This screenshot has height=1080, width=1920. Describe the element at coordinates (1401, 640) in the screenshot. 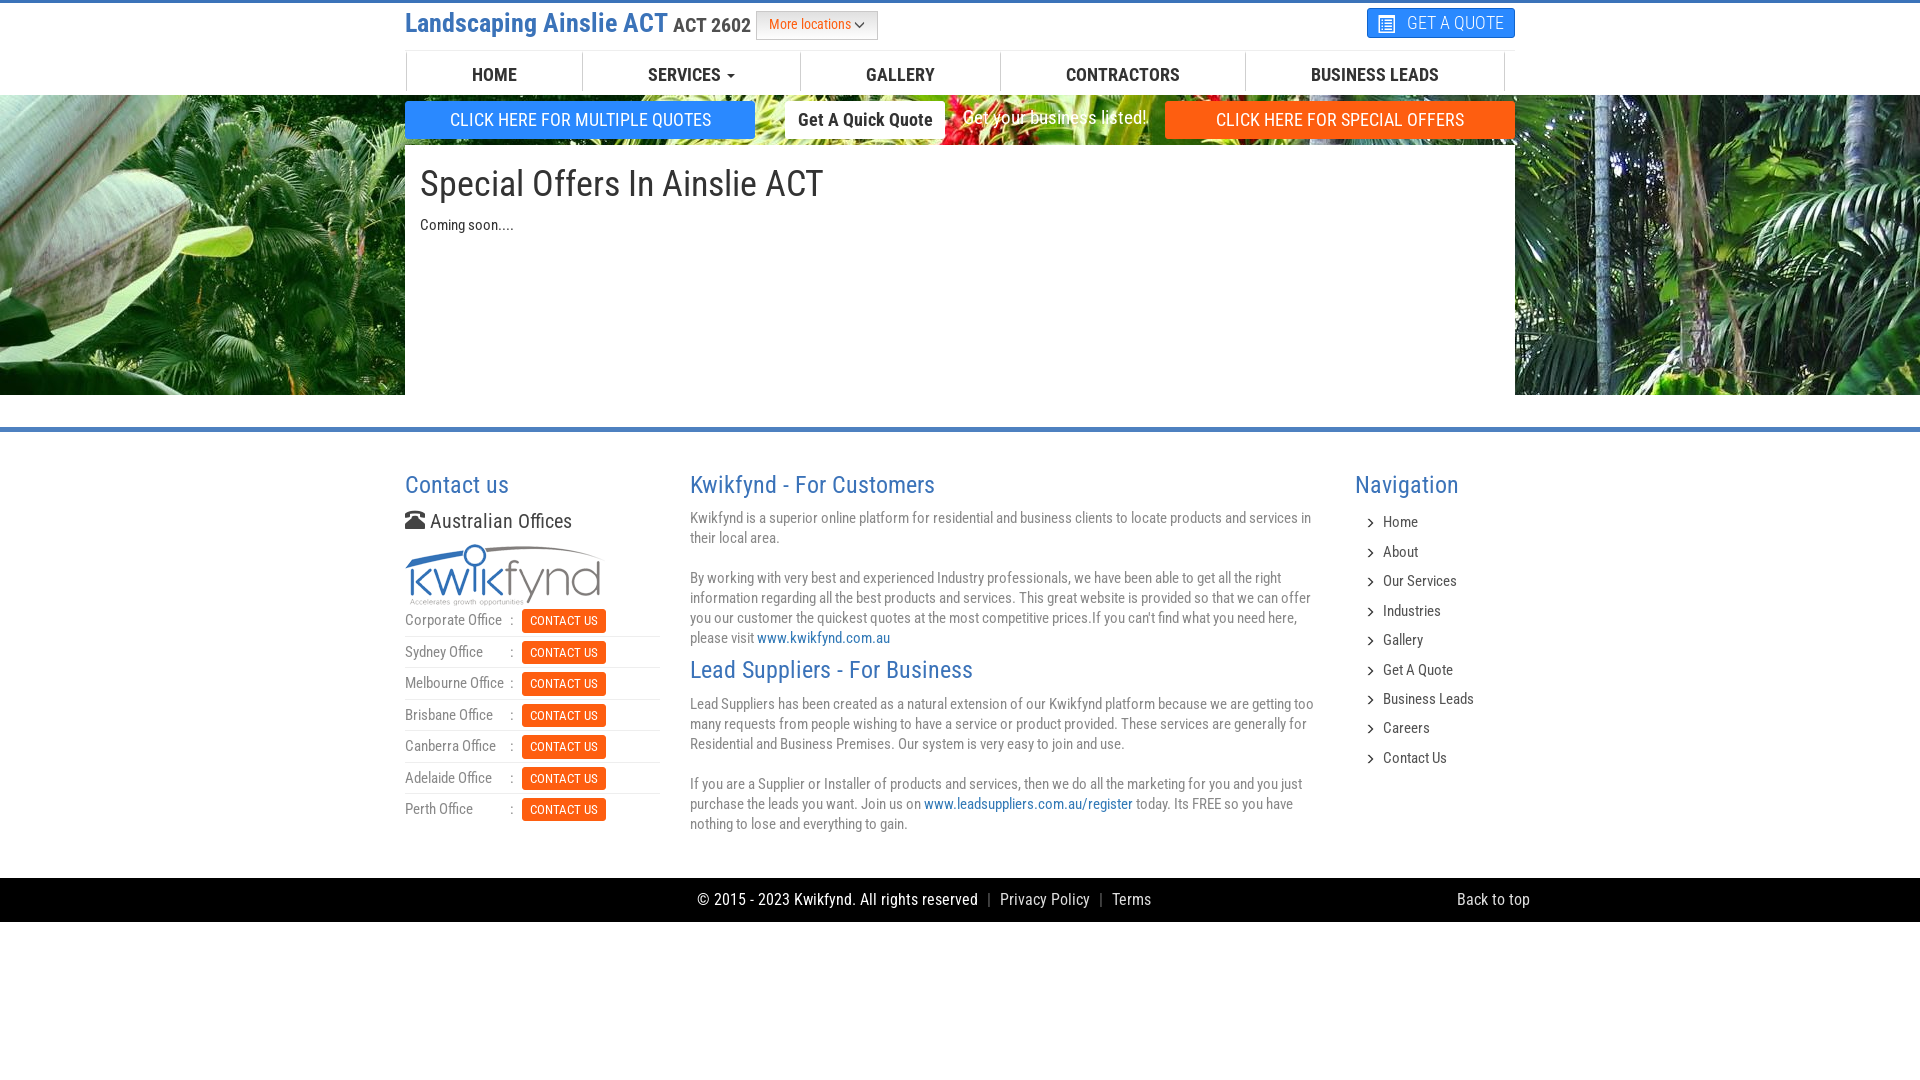

I see `'Gallery'` at that location.